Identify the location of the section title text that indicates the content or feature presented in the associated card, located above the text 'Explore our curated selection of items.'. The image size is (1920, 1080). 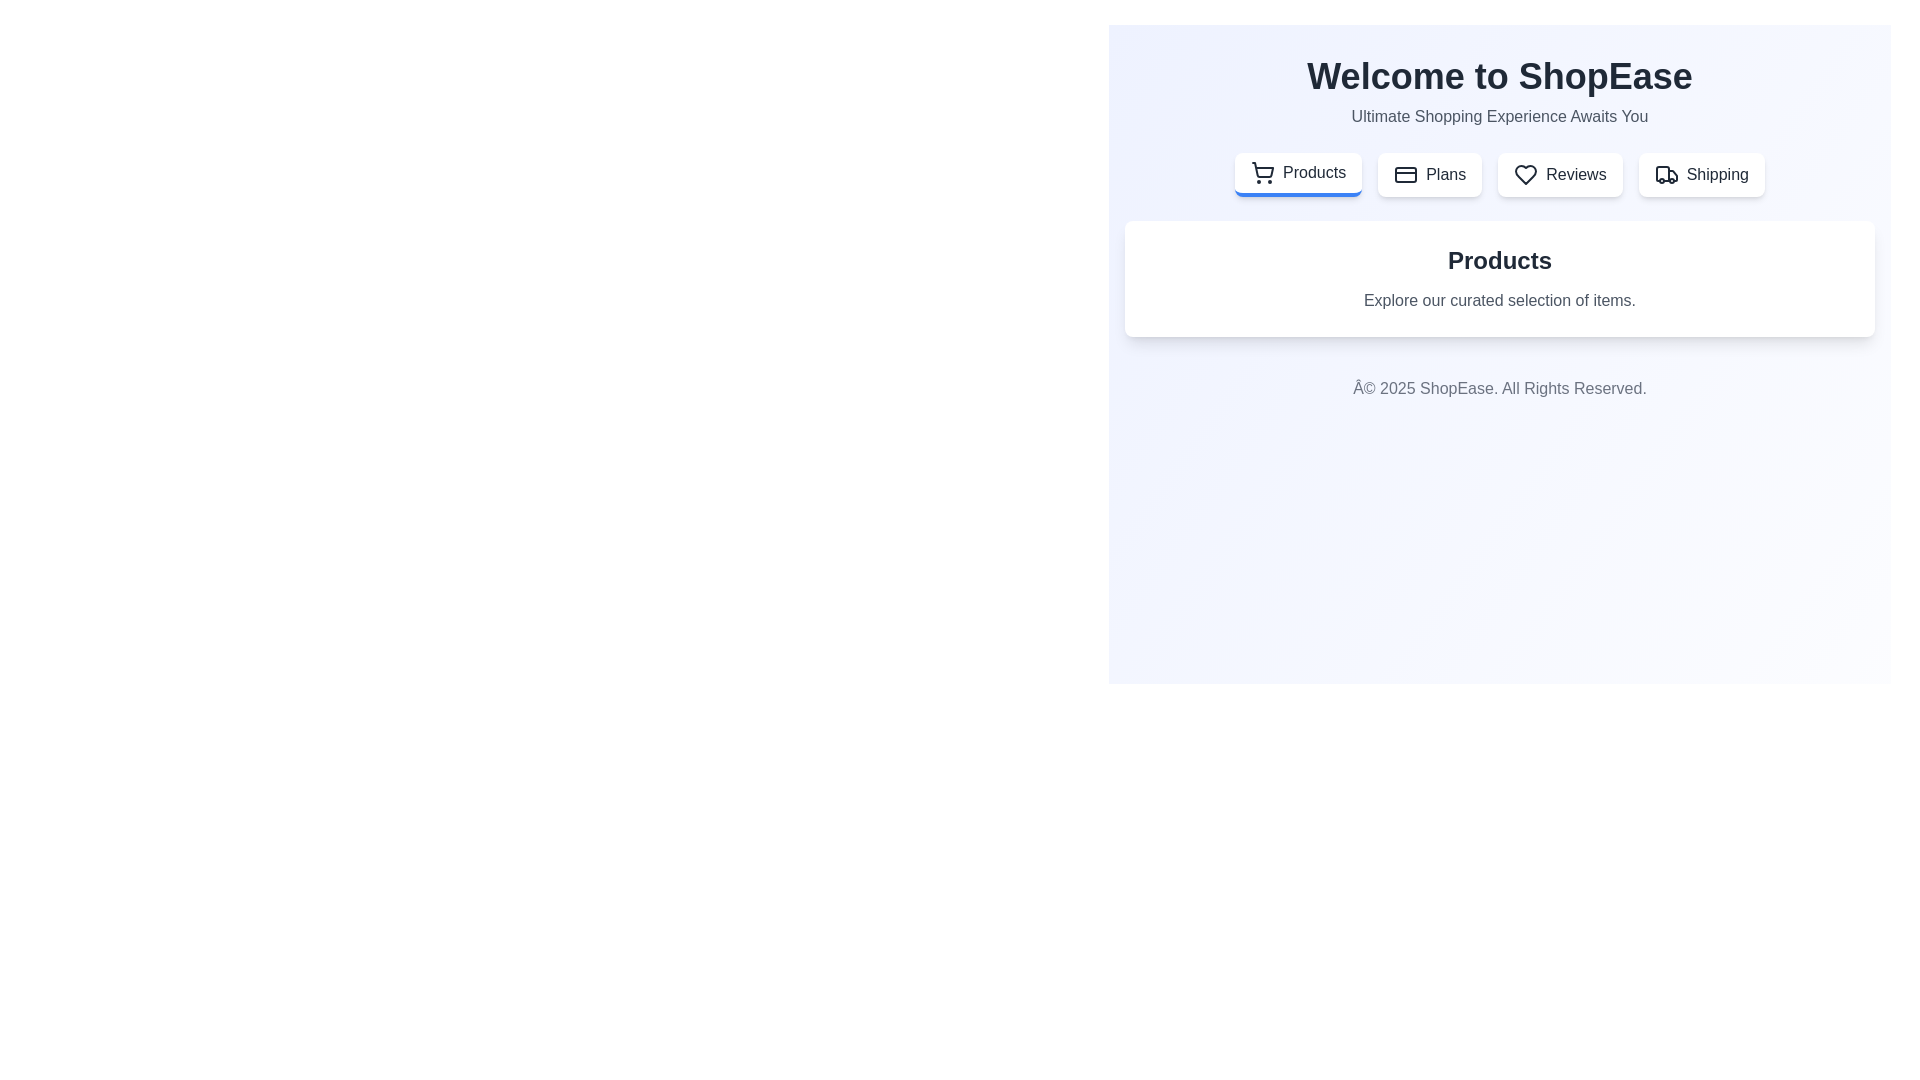
(1499, 260).